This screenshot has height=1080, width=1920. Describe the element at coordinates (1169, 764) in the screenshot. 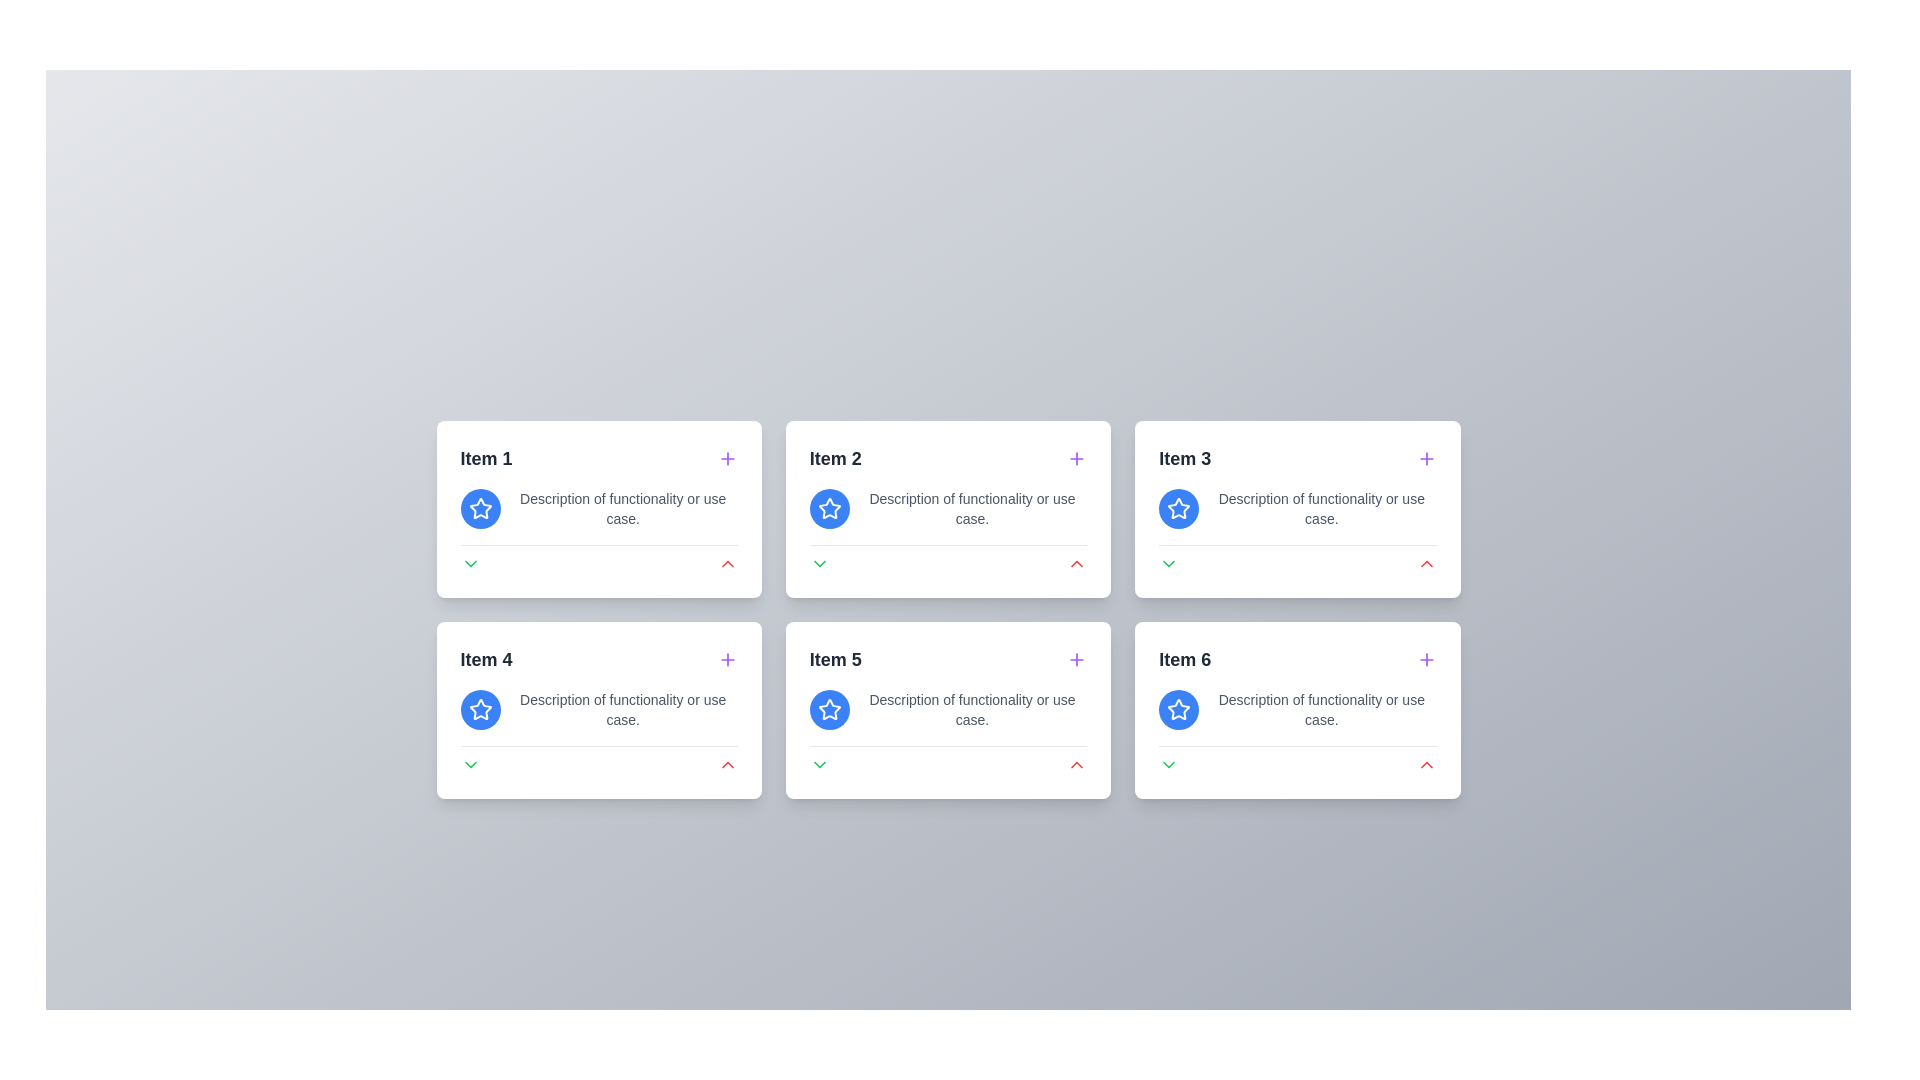

I see `the green downward-facing chevron icon button located in the bottom-left corner of the 'Item 6' card` at that location.